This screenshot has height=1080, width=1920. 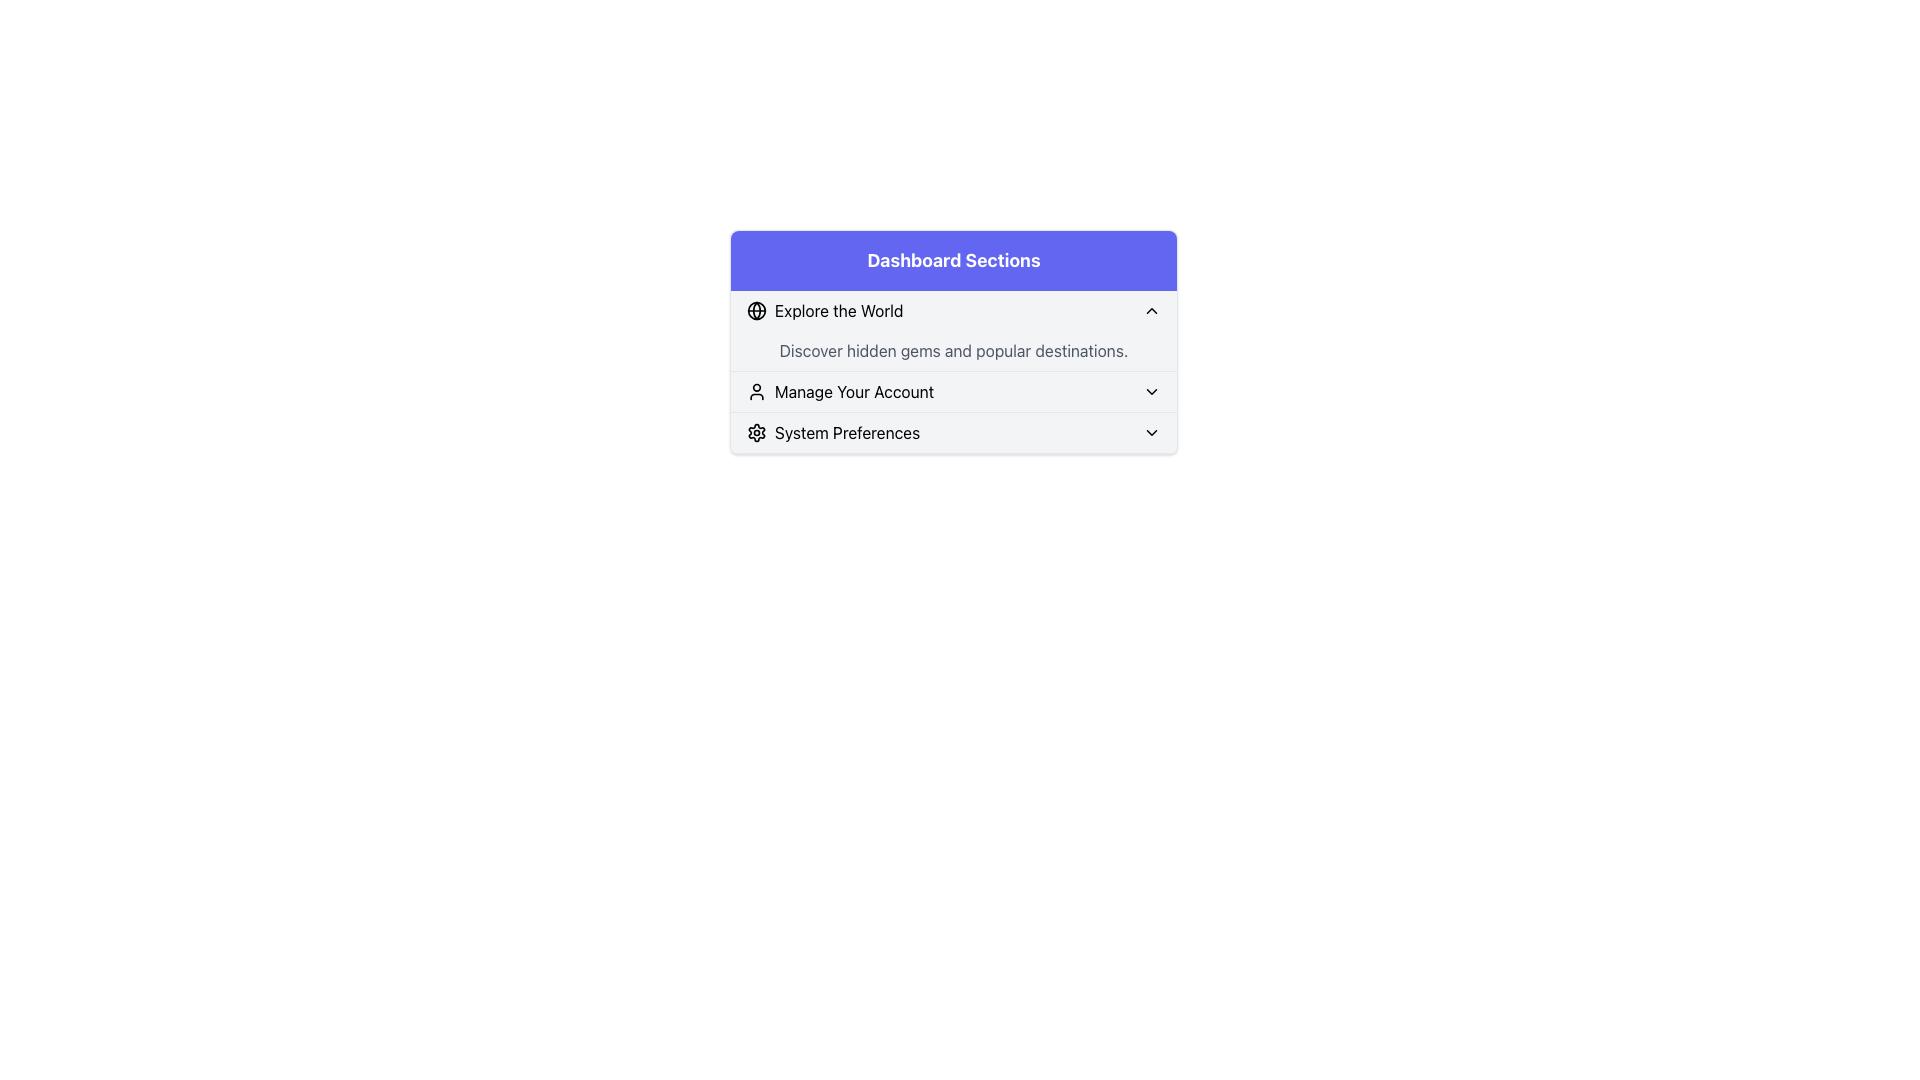 What do you see at coordinates (953, 260) in the screenshot?
I see `text of the Label Header indicating 'Dashboard Sections' located at the top of the panel` at bounding box center [953, 260].